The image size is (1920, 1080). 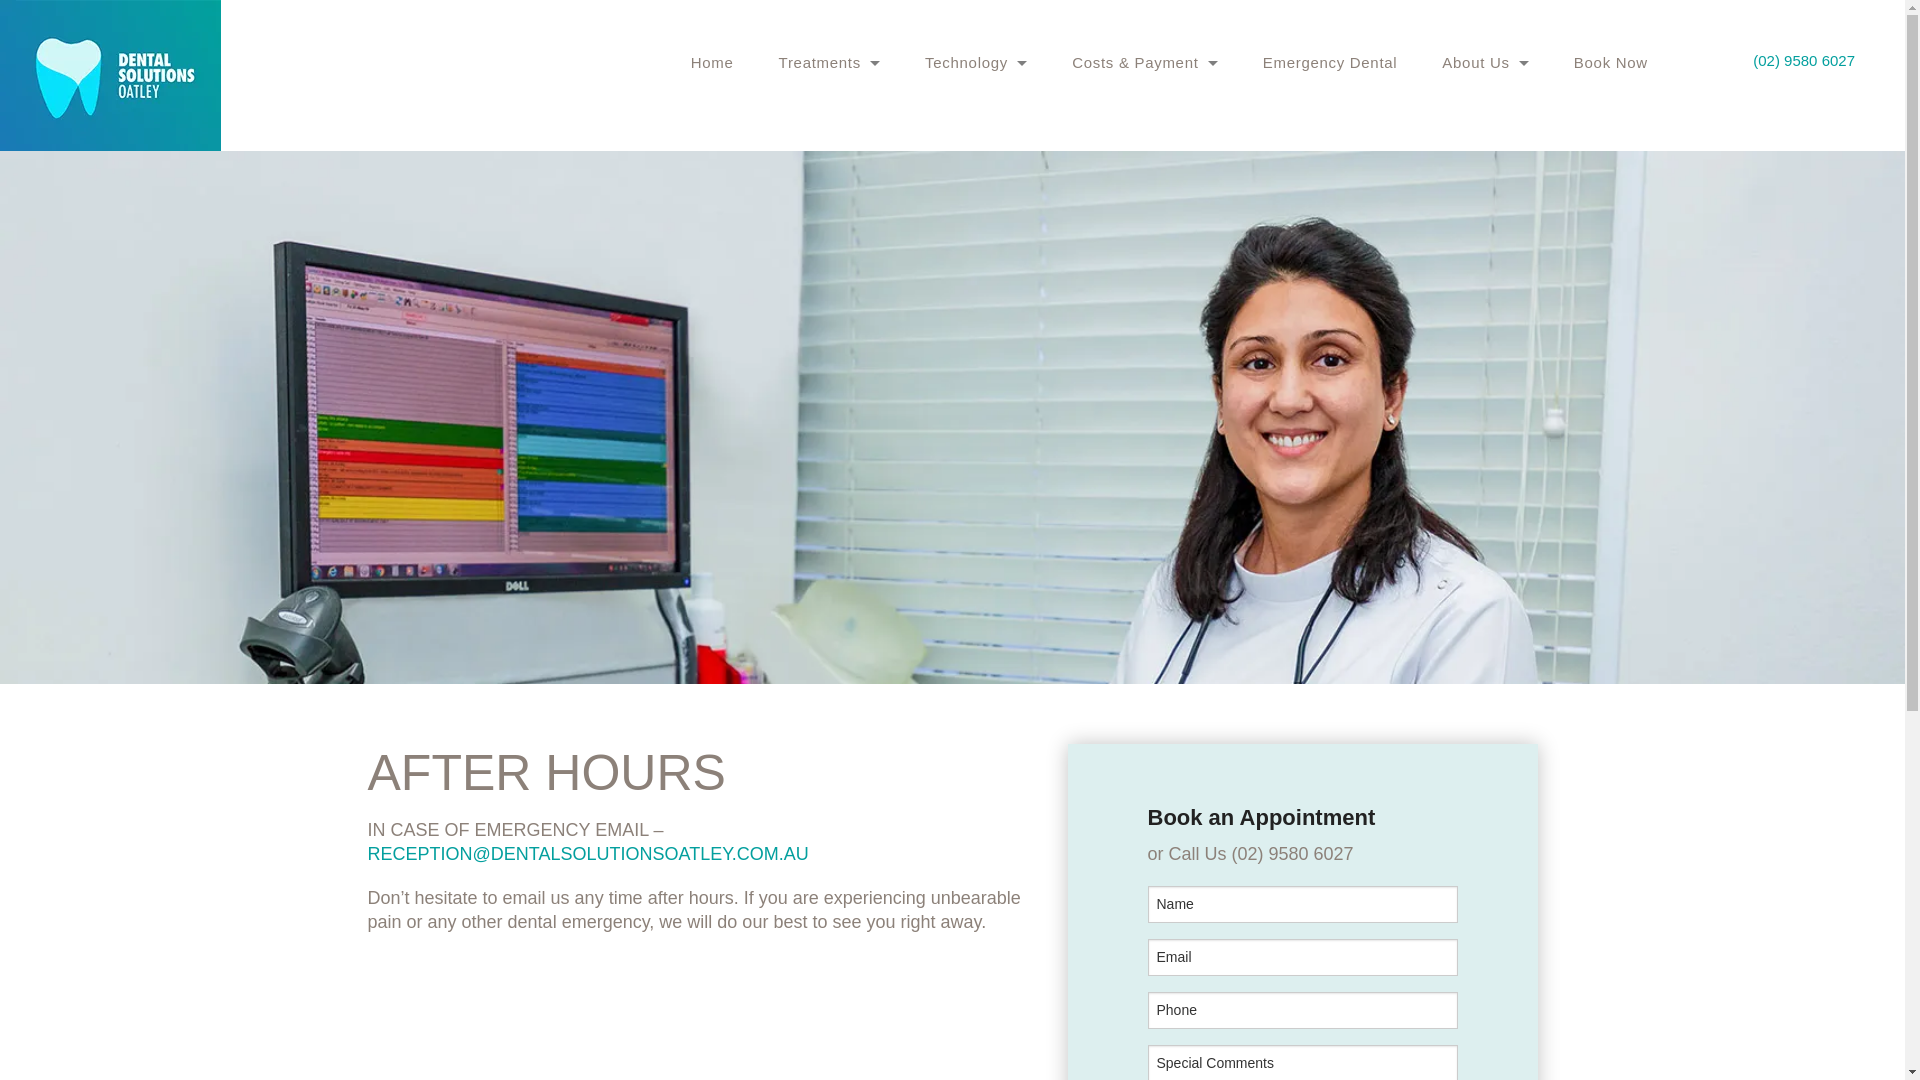 What do you see at coordinates (1485, 61) in the screenshot?
I see `'About Us'` at bounding box center [1485, 61].